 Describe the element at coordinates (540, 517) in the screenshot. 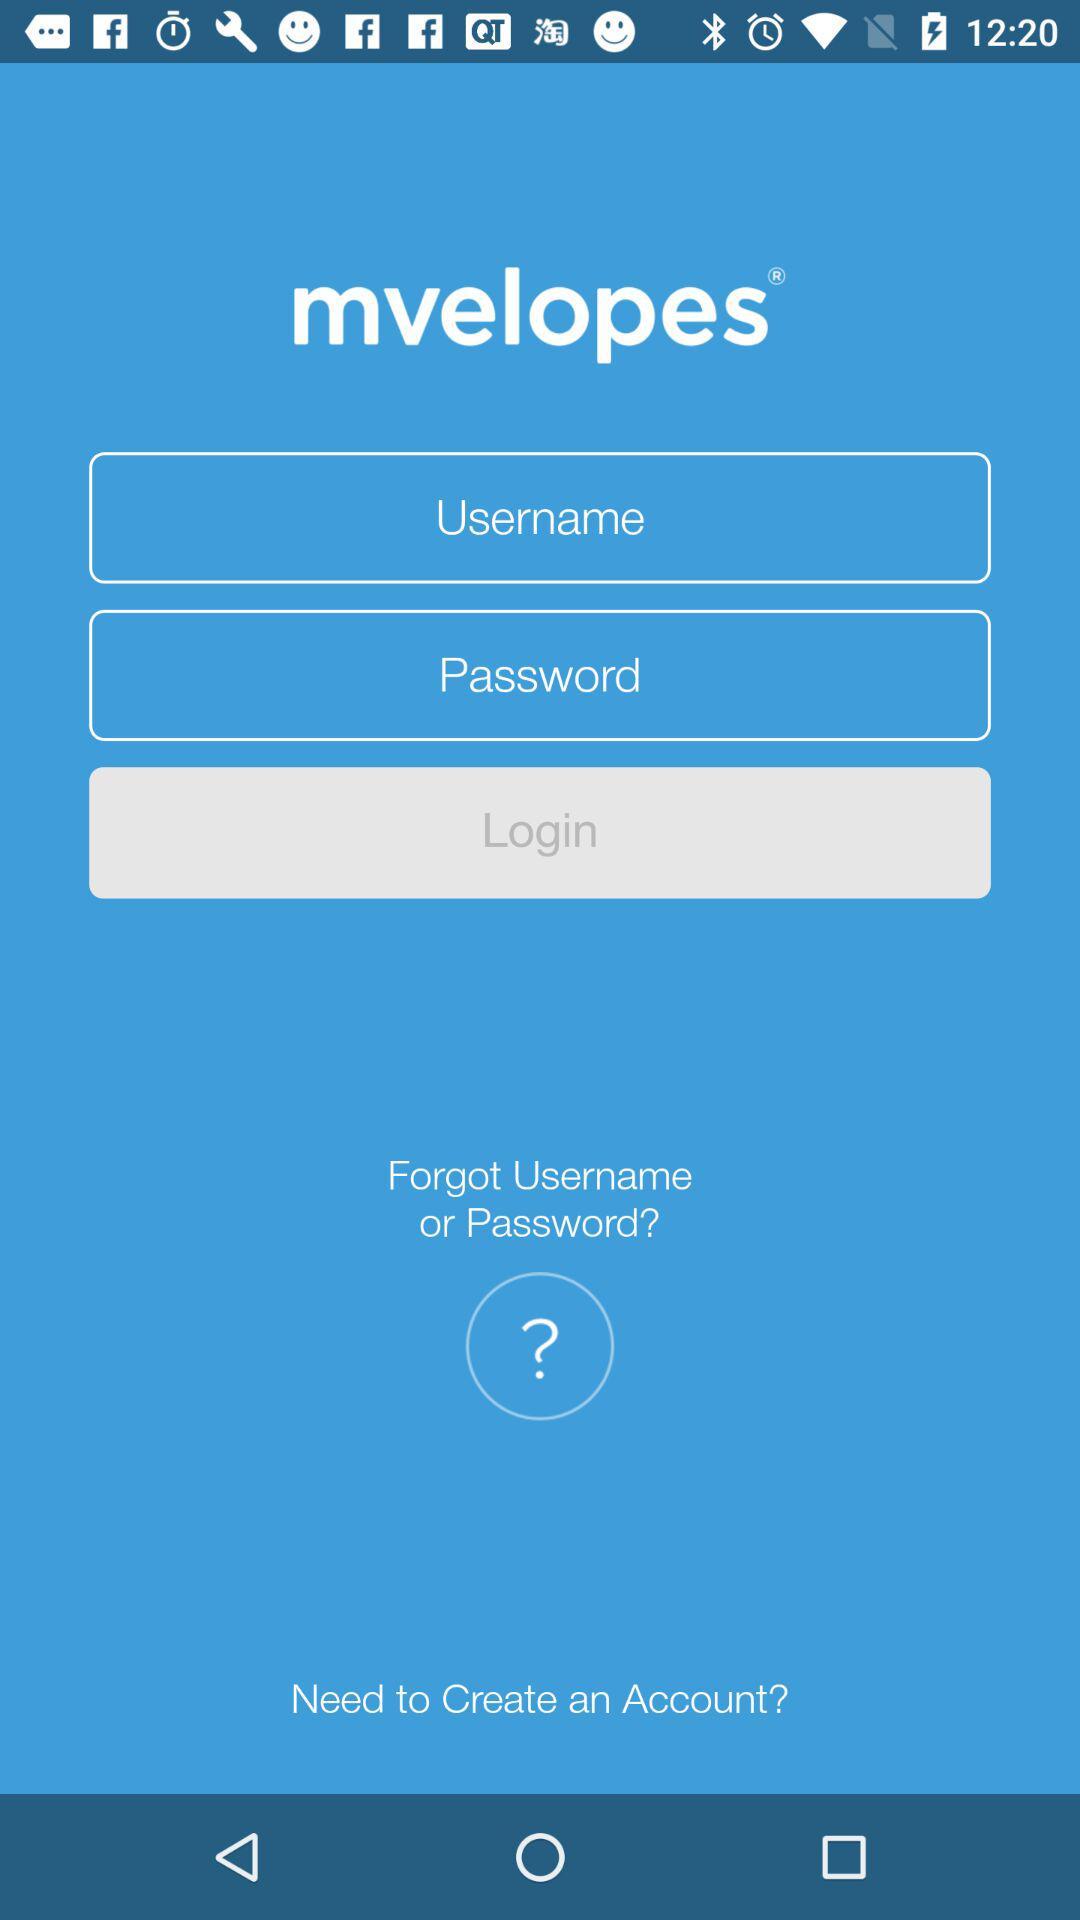

I see `username` at that location.